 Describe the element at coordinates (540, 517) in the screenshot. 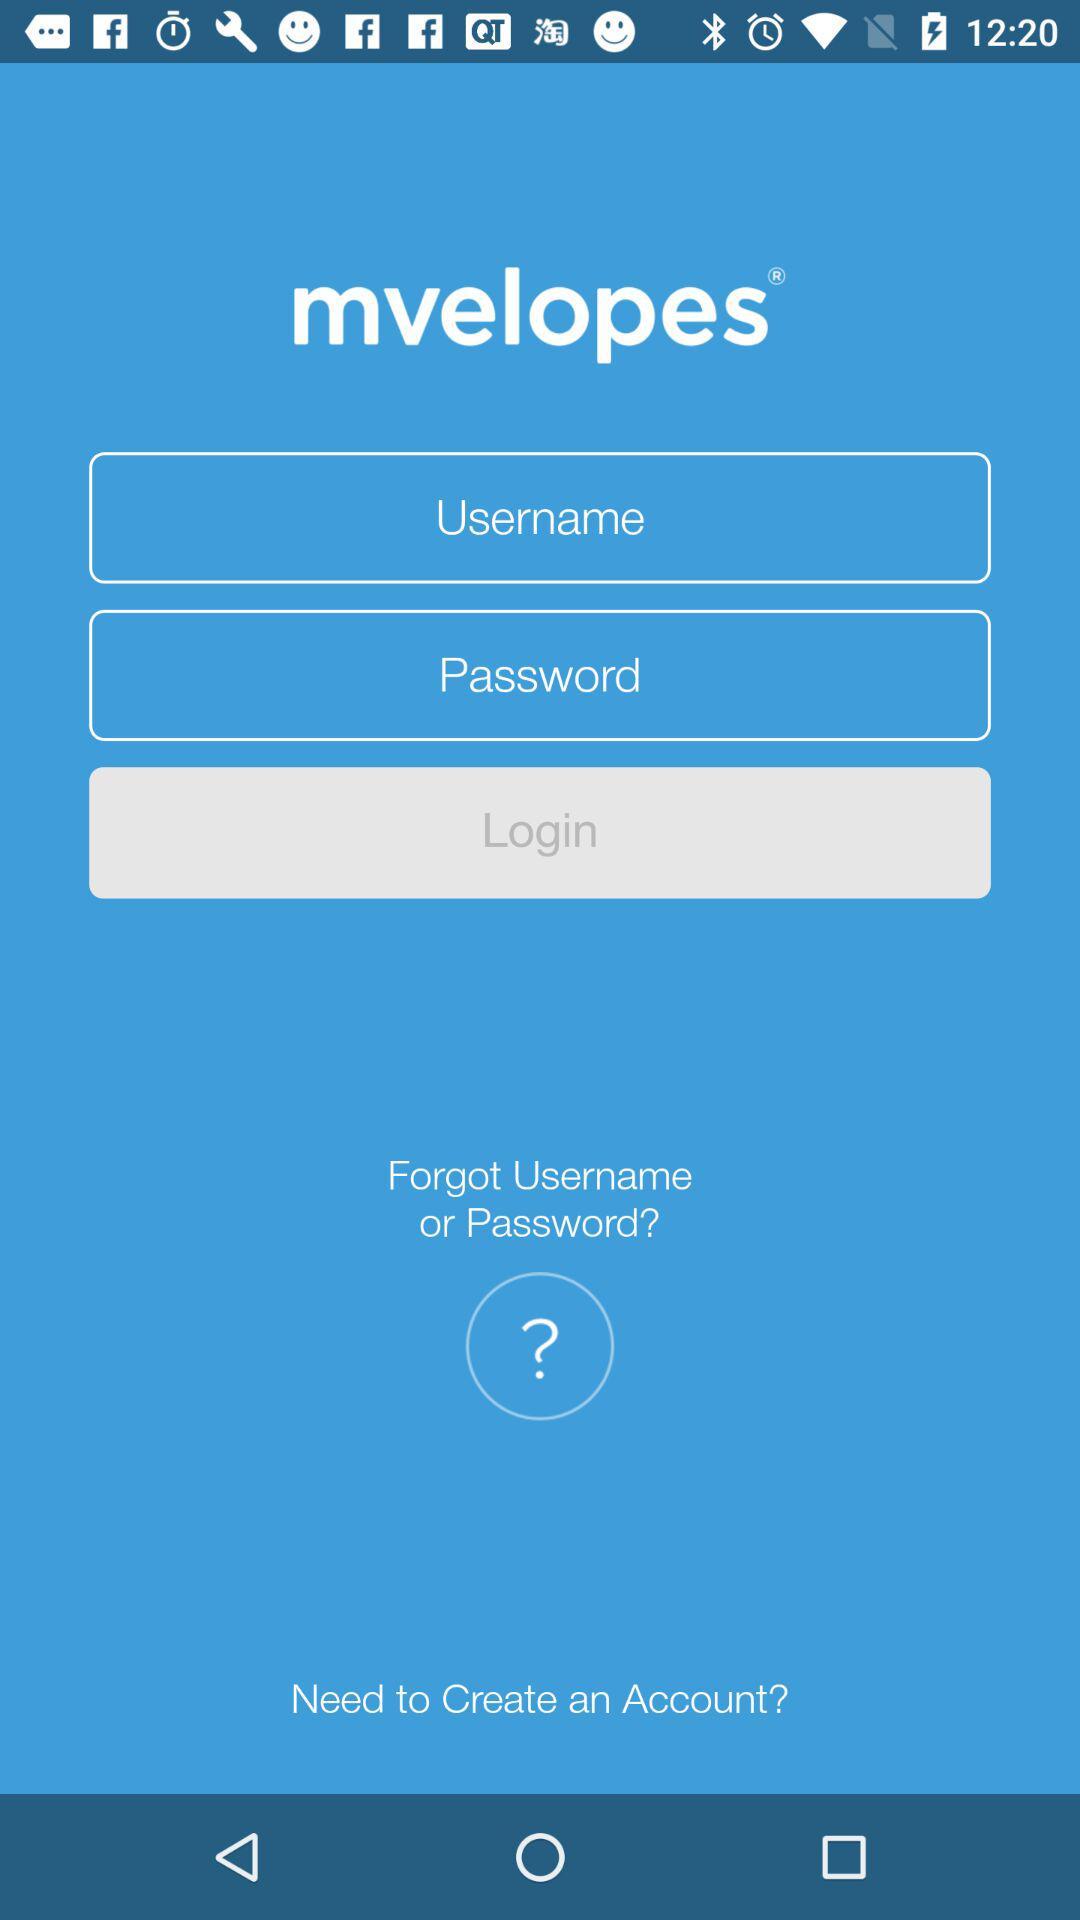

I see `username` at that location.